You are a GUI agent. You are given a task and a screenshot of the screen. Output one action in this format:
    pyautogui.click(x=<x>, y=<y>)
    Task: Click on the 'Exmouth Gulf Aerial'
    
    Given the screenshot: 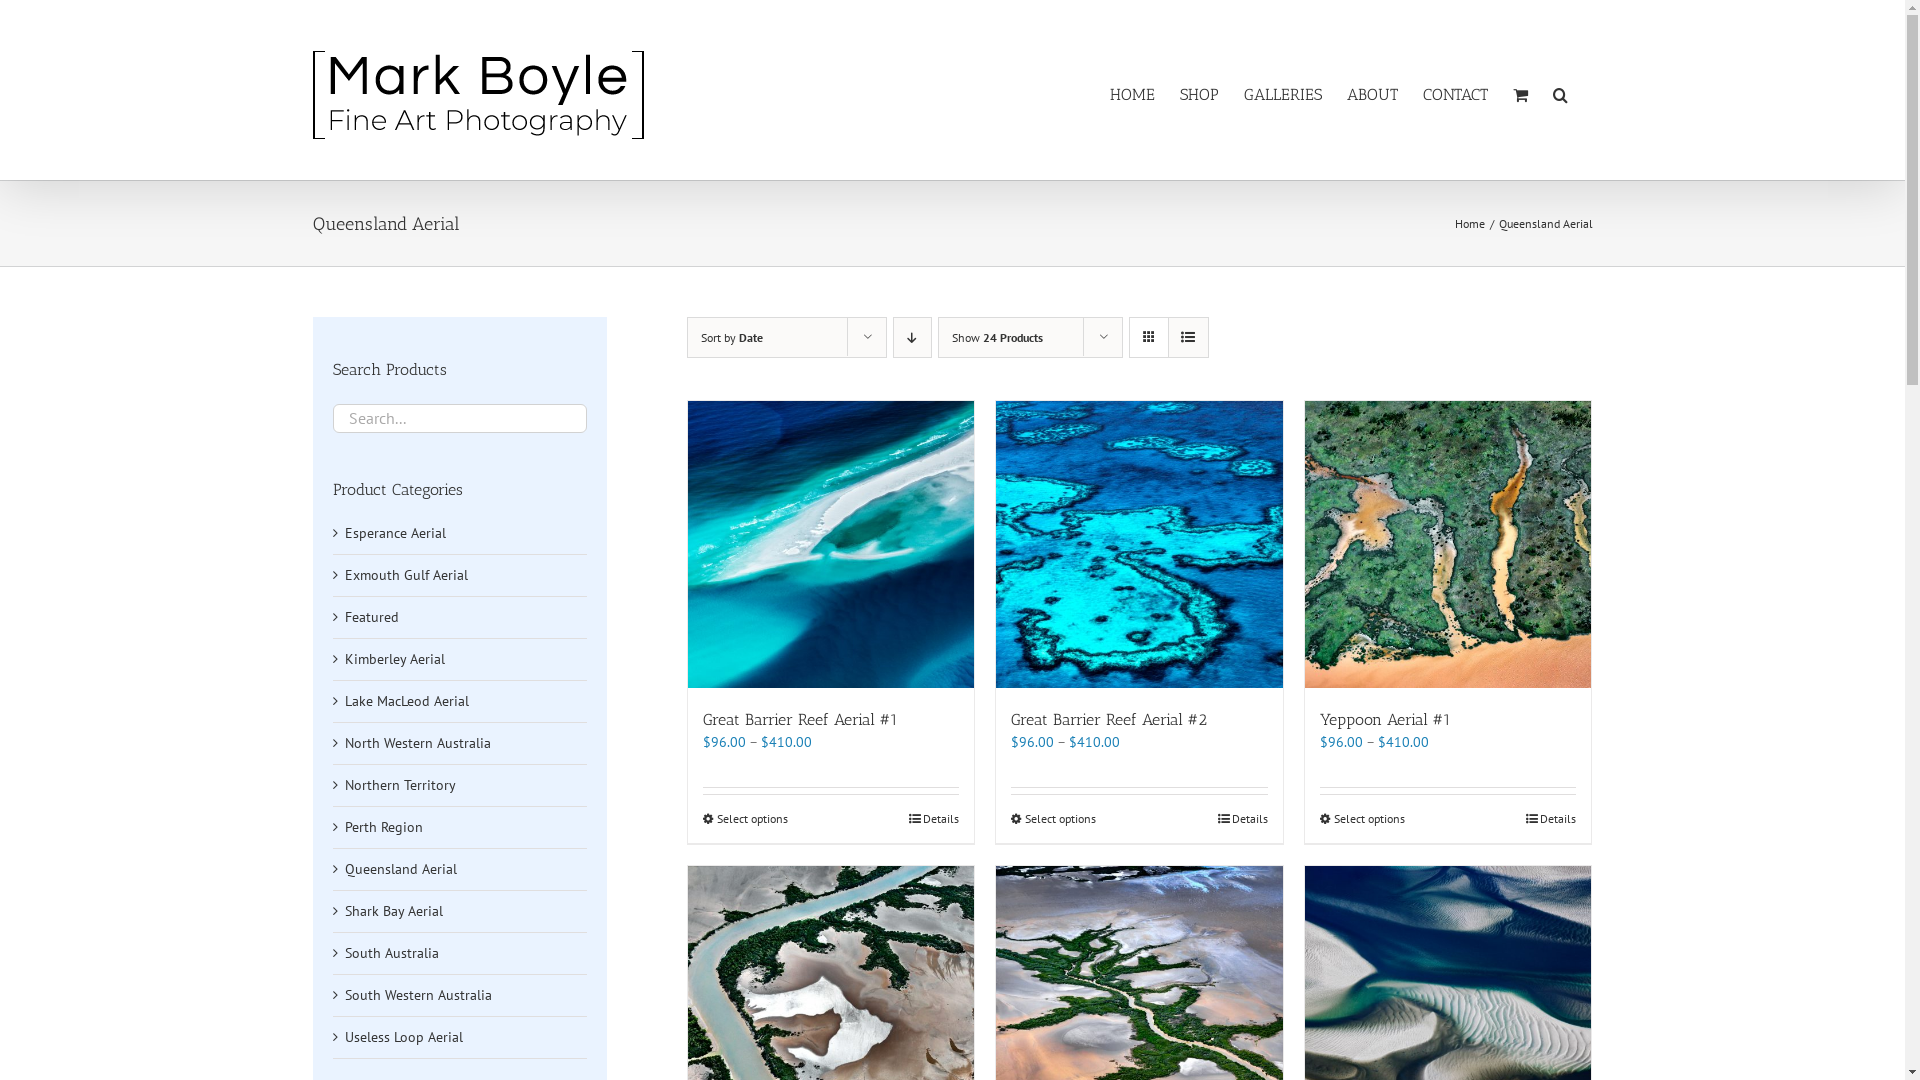 What is the action you would take?
    pyautogui.click(x=404, y=574)
    